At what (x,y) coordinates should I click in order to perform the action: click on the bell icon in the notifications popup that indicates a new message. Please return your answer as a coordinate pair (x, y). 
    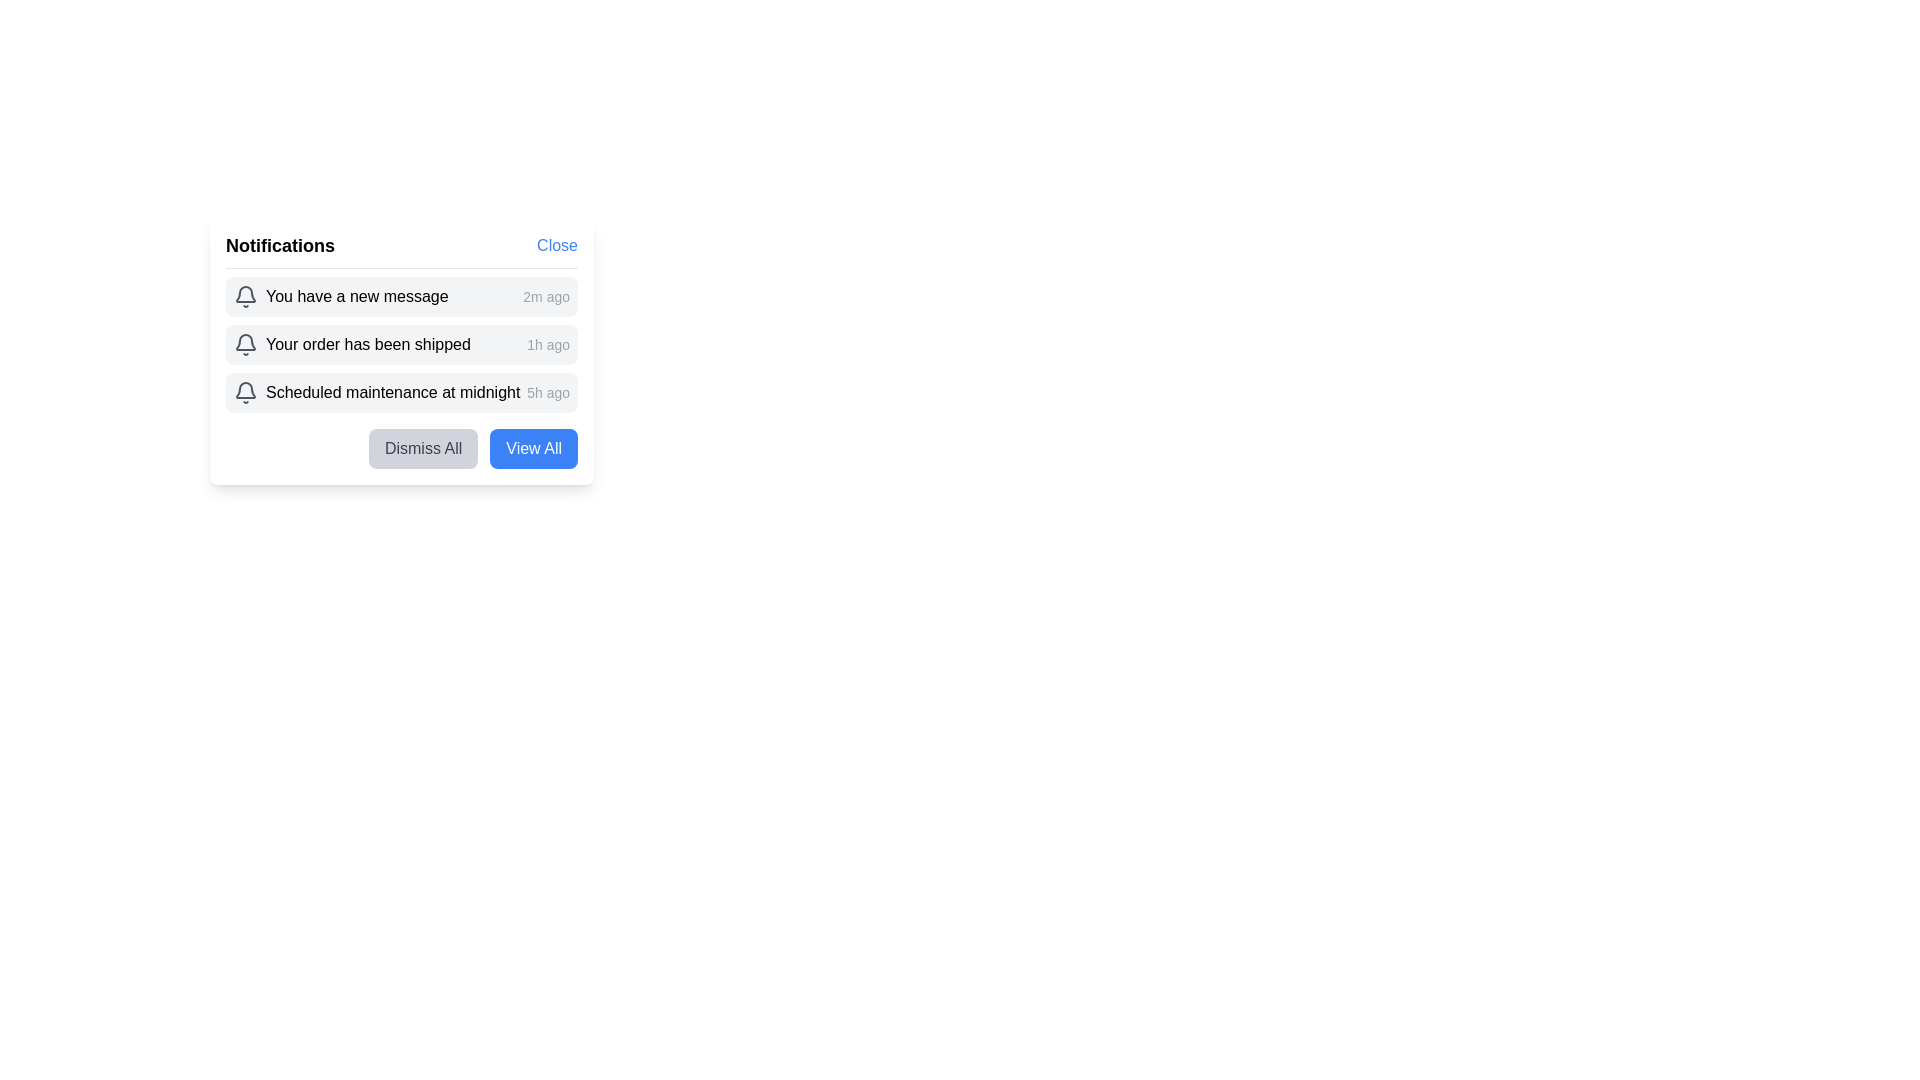
    Looking at the image, I should click on (244, 297).